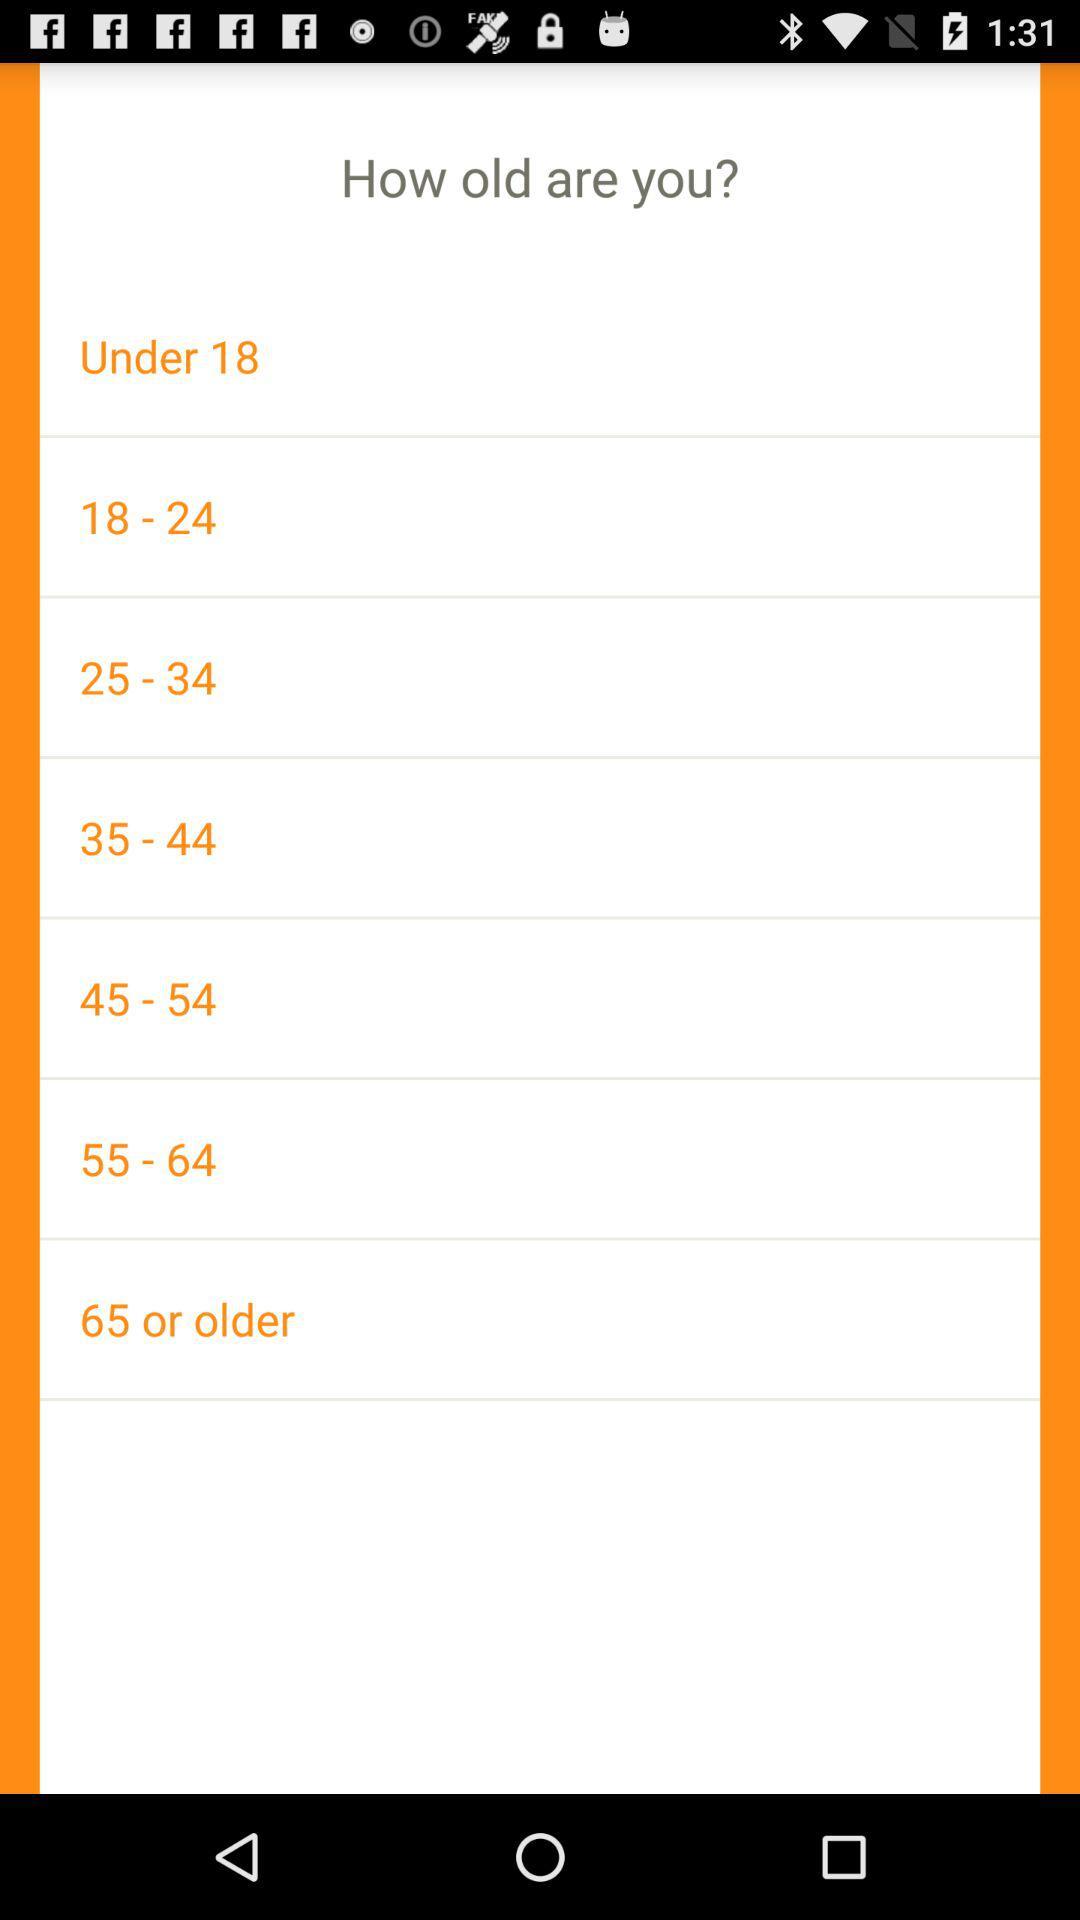  What do you see at coordinates (540, 1158) in the screenshot?
I see `55 - 64` at bounding box center [540, 1158].